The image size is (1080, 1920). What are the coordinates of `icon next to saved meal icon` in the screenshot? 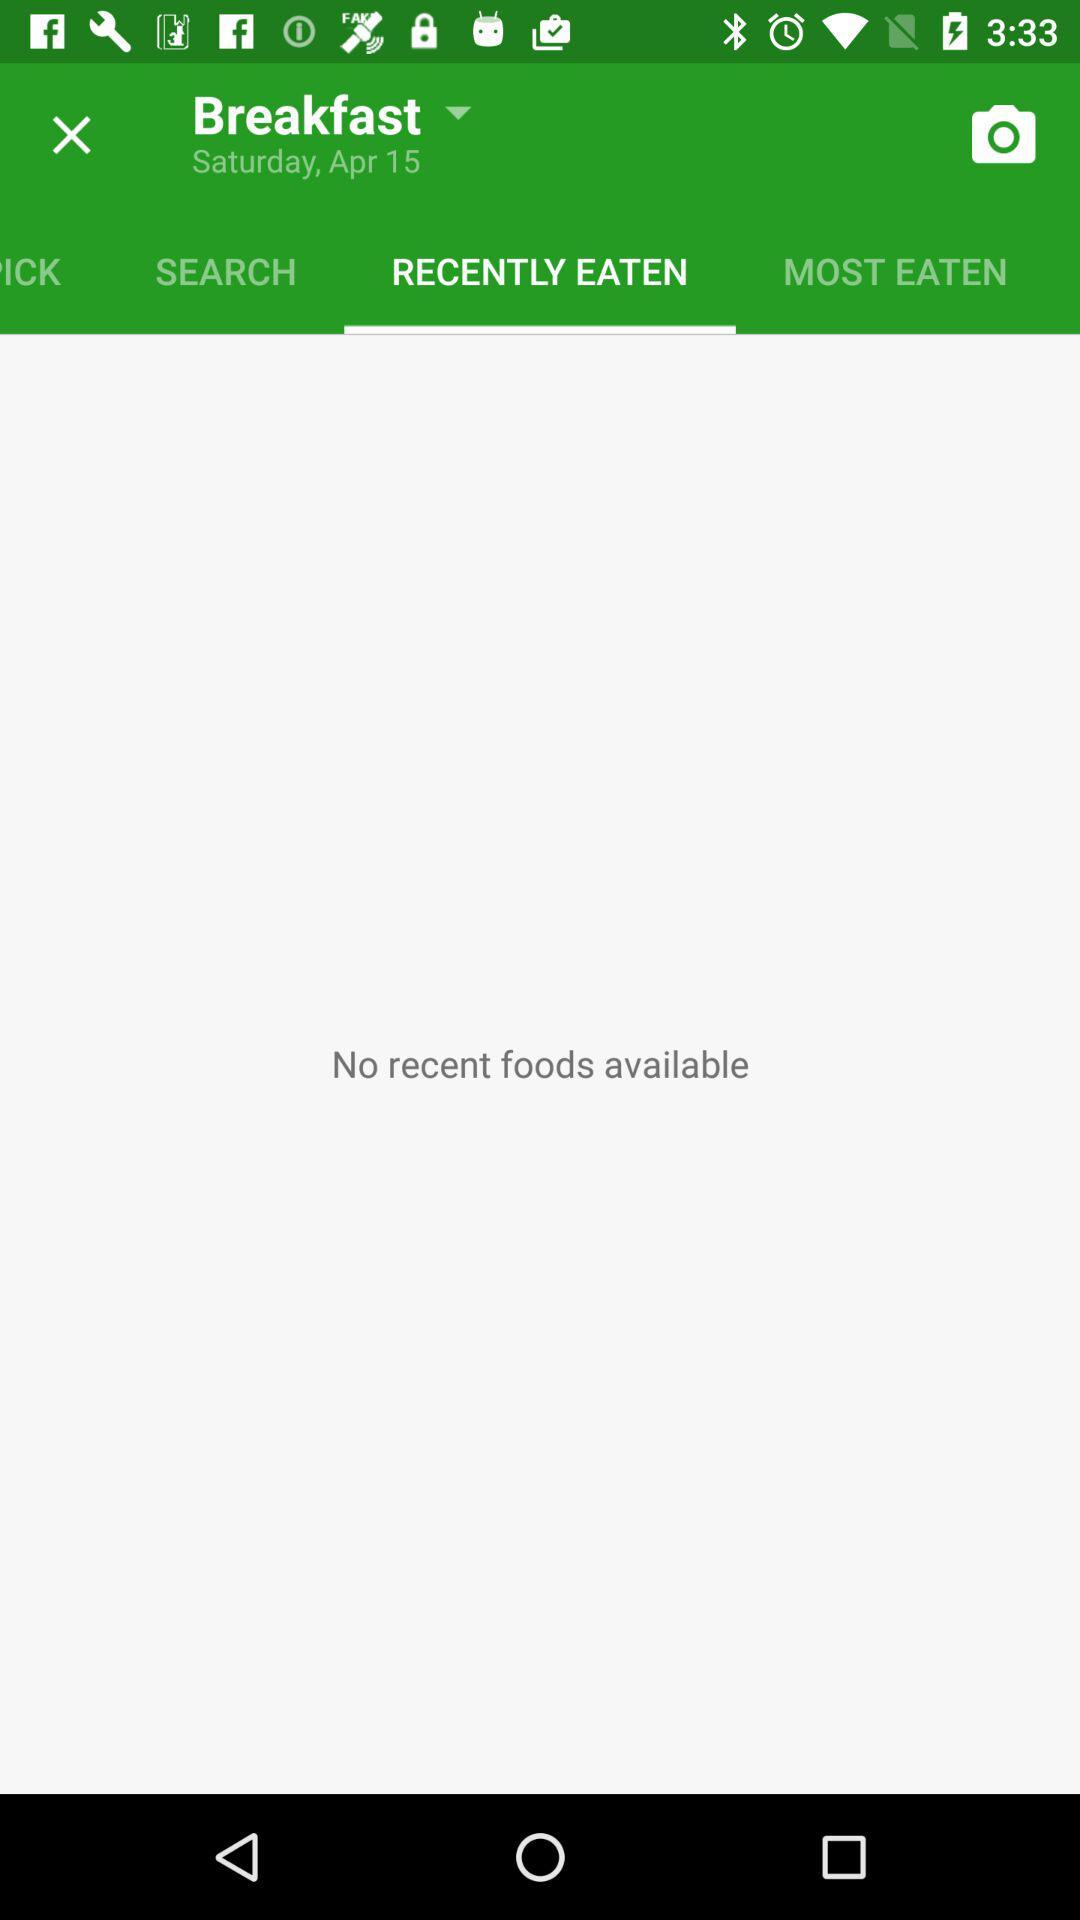 It's located at (894, 269).